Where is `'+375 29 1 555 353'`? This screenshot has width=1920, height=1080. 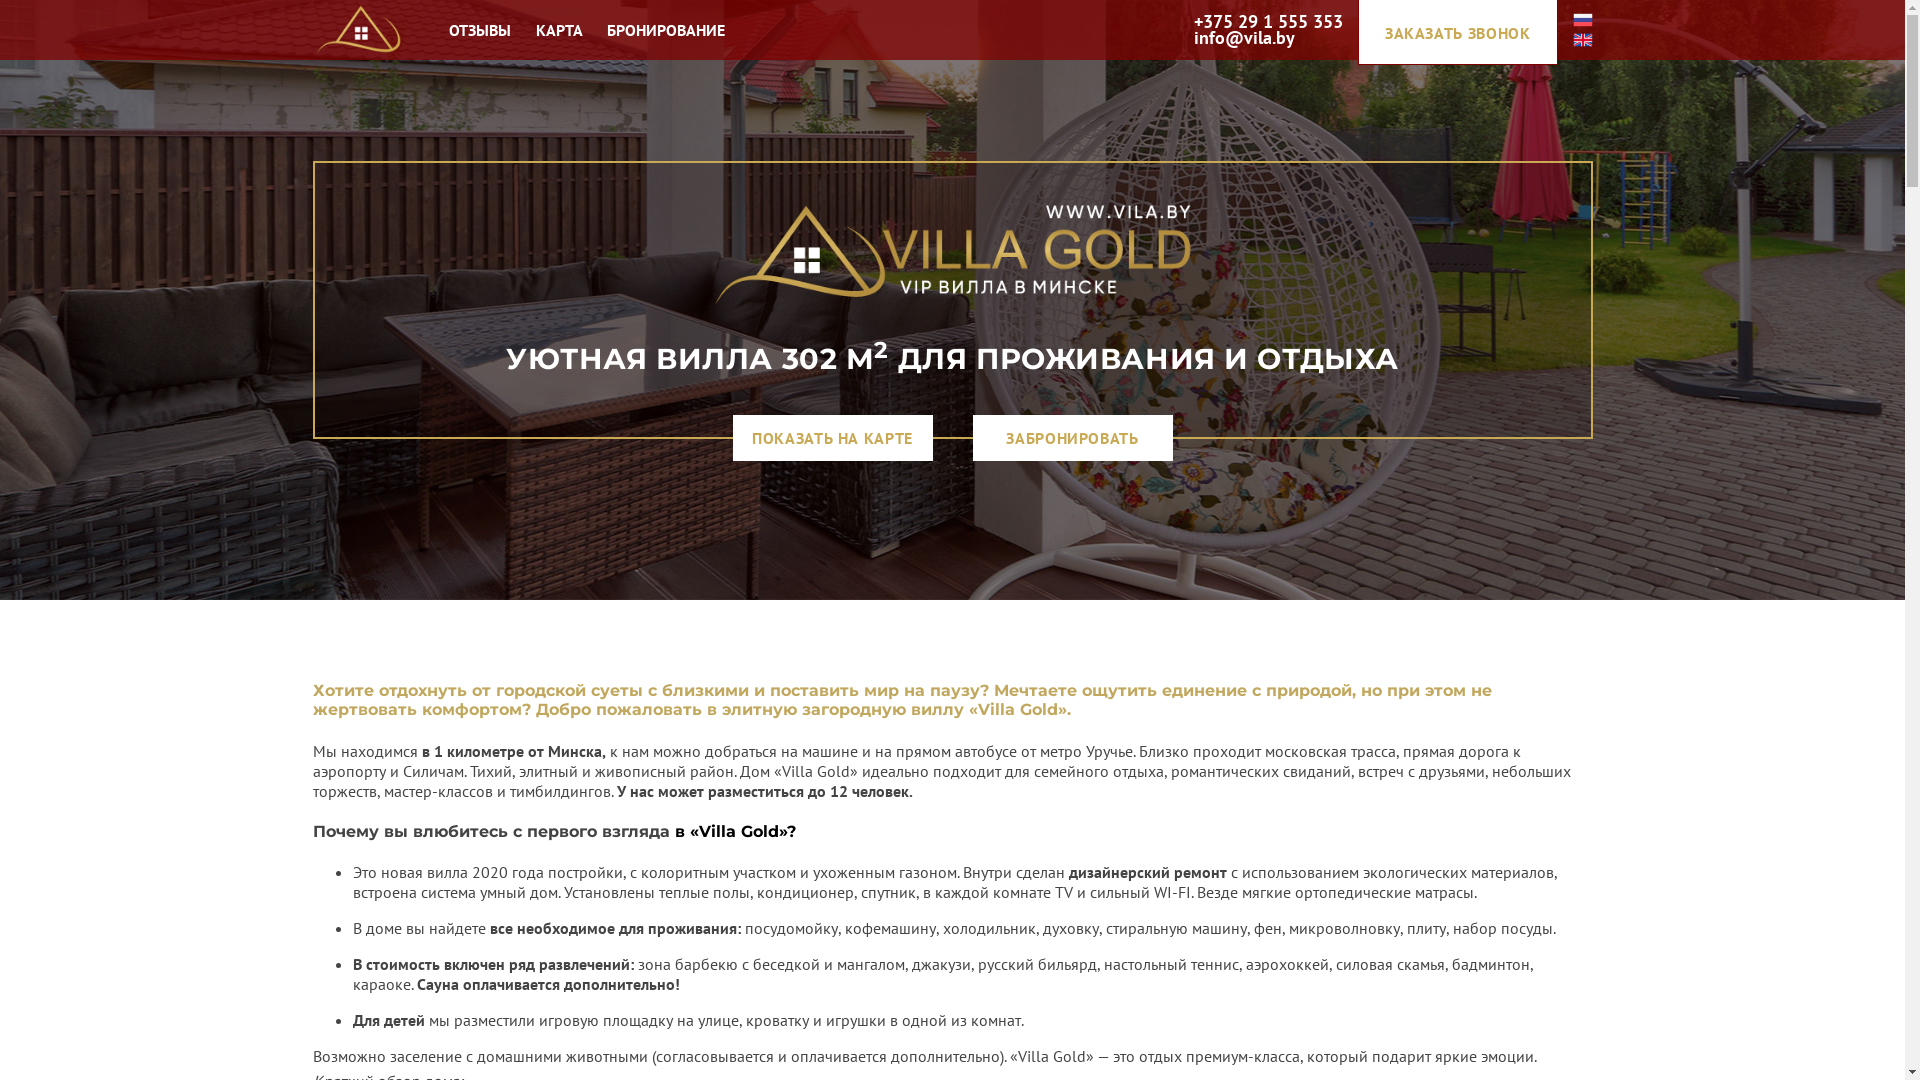
'+375 29 1 555 353' is located at coordinates (1267, 22).